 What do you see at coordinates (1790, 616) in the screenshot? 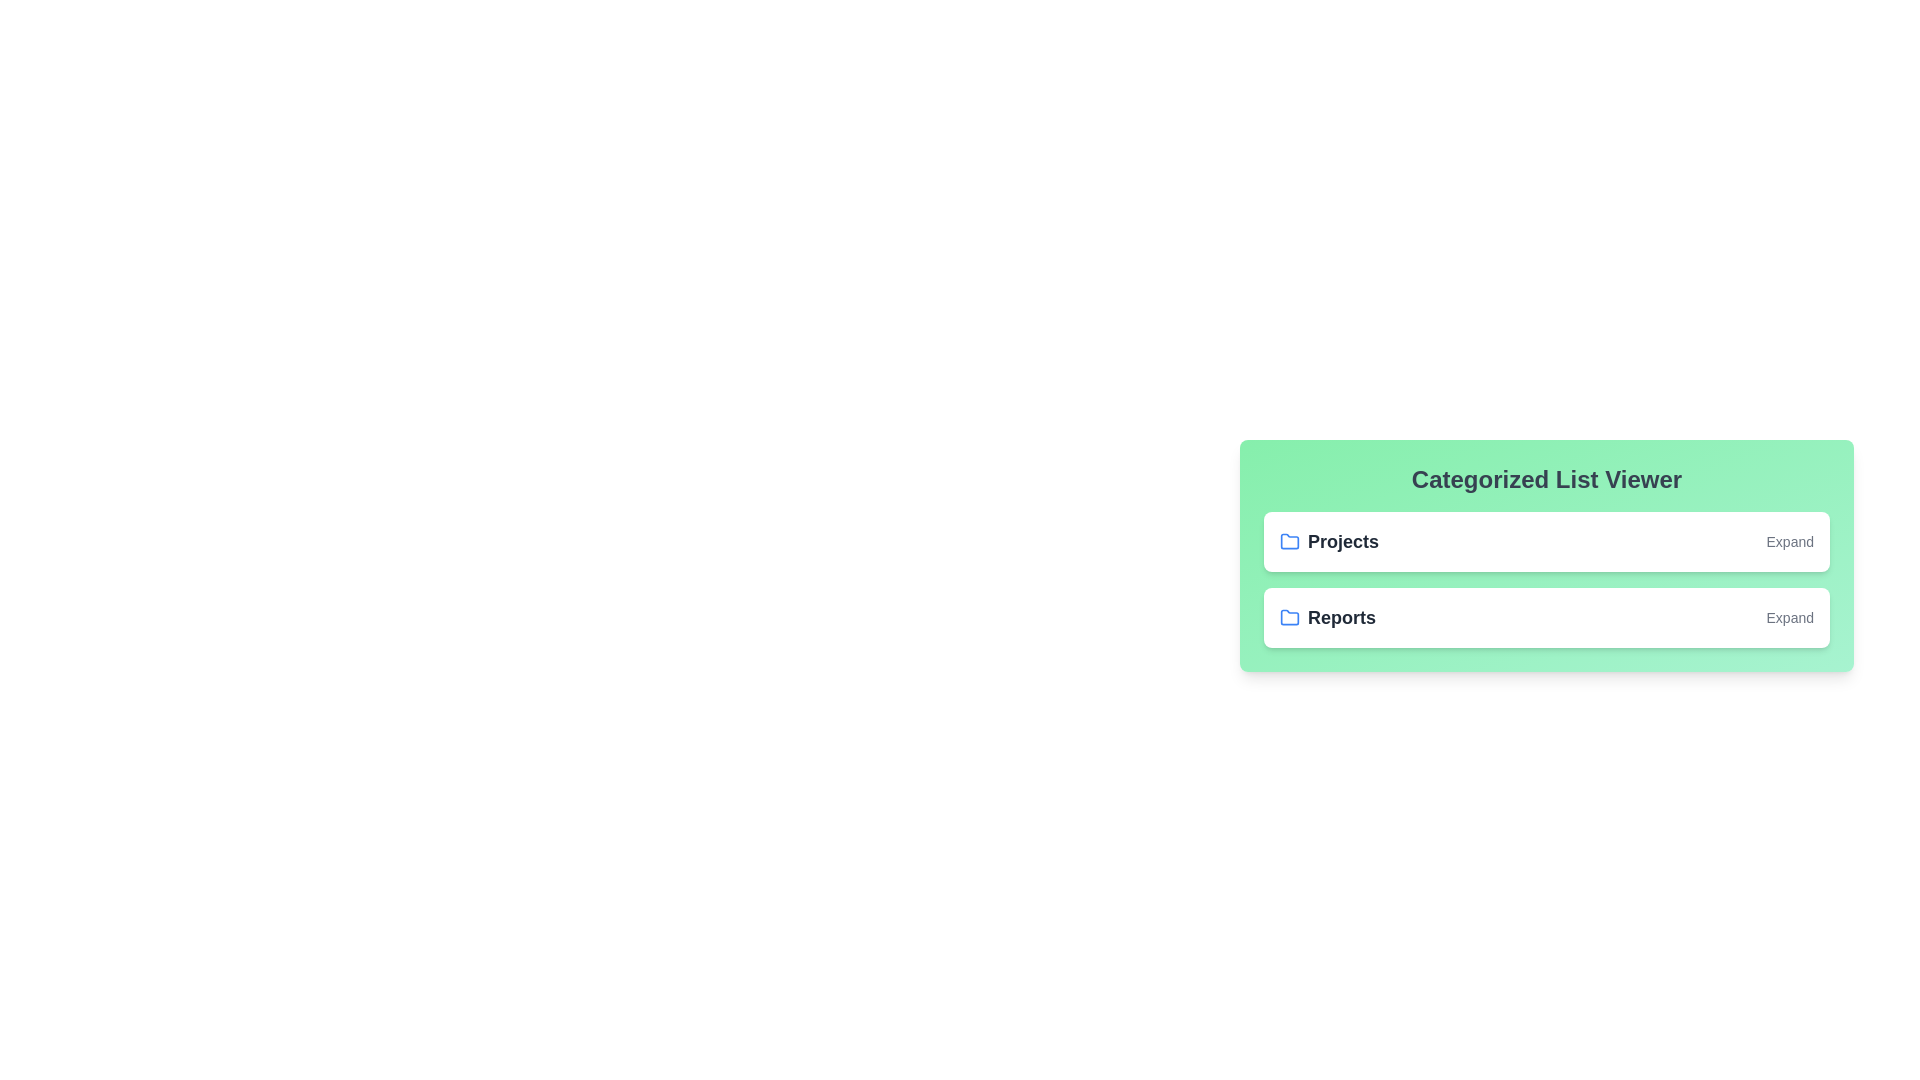
I see `the 'Expand' button for the Reports category` at bounding box center [1790, 616].